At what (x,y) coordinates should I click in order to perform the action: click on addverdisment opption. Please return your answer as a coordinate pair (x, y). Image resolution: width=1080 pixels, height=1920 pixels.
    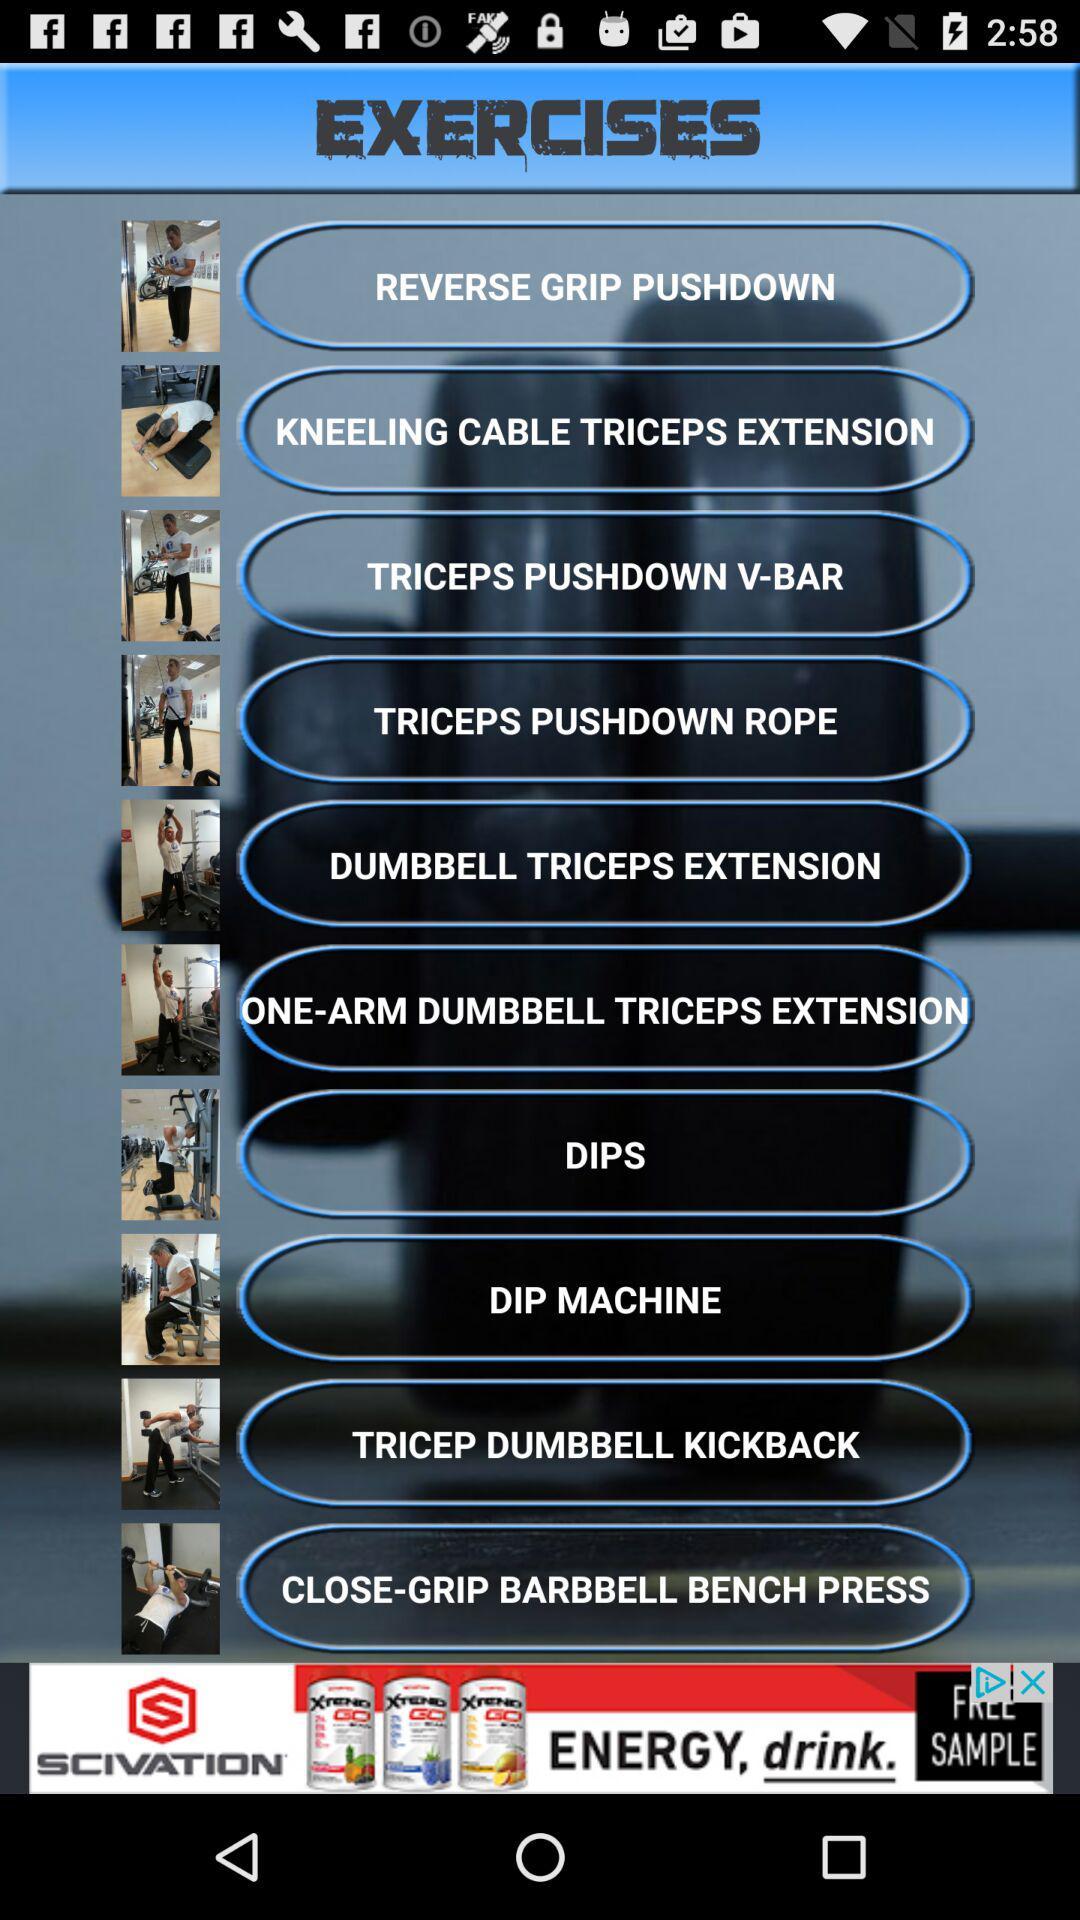
    Looking at the image, I should click on (540, 1727).